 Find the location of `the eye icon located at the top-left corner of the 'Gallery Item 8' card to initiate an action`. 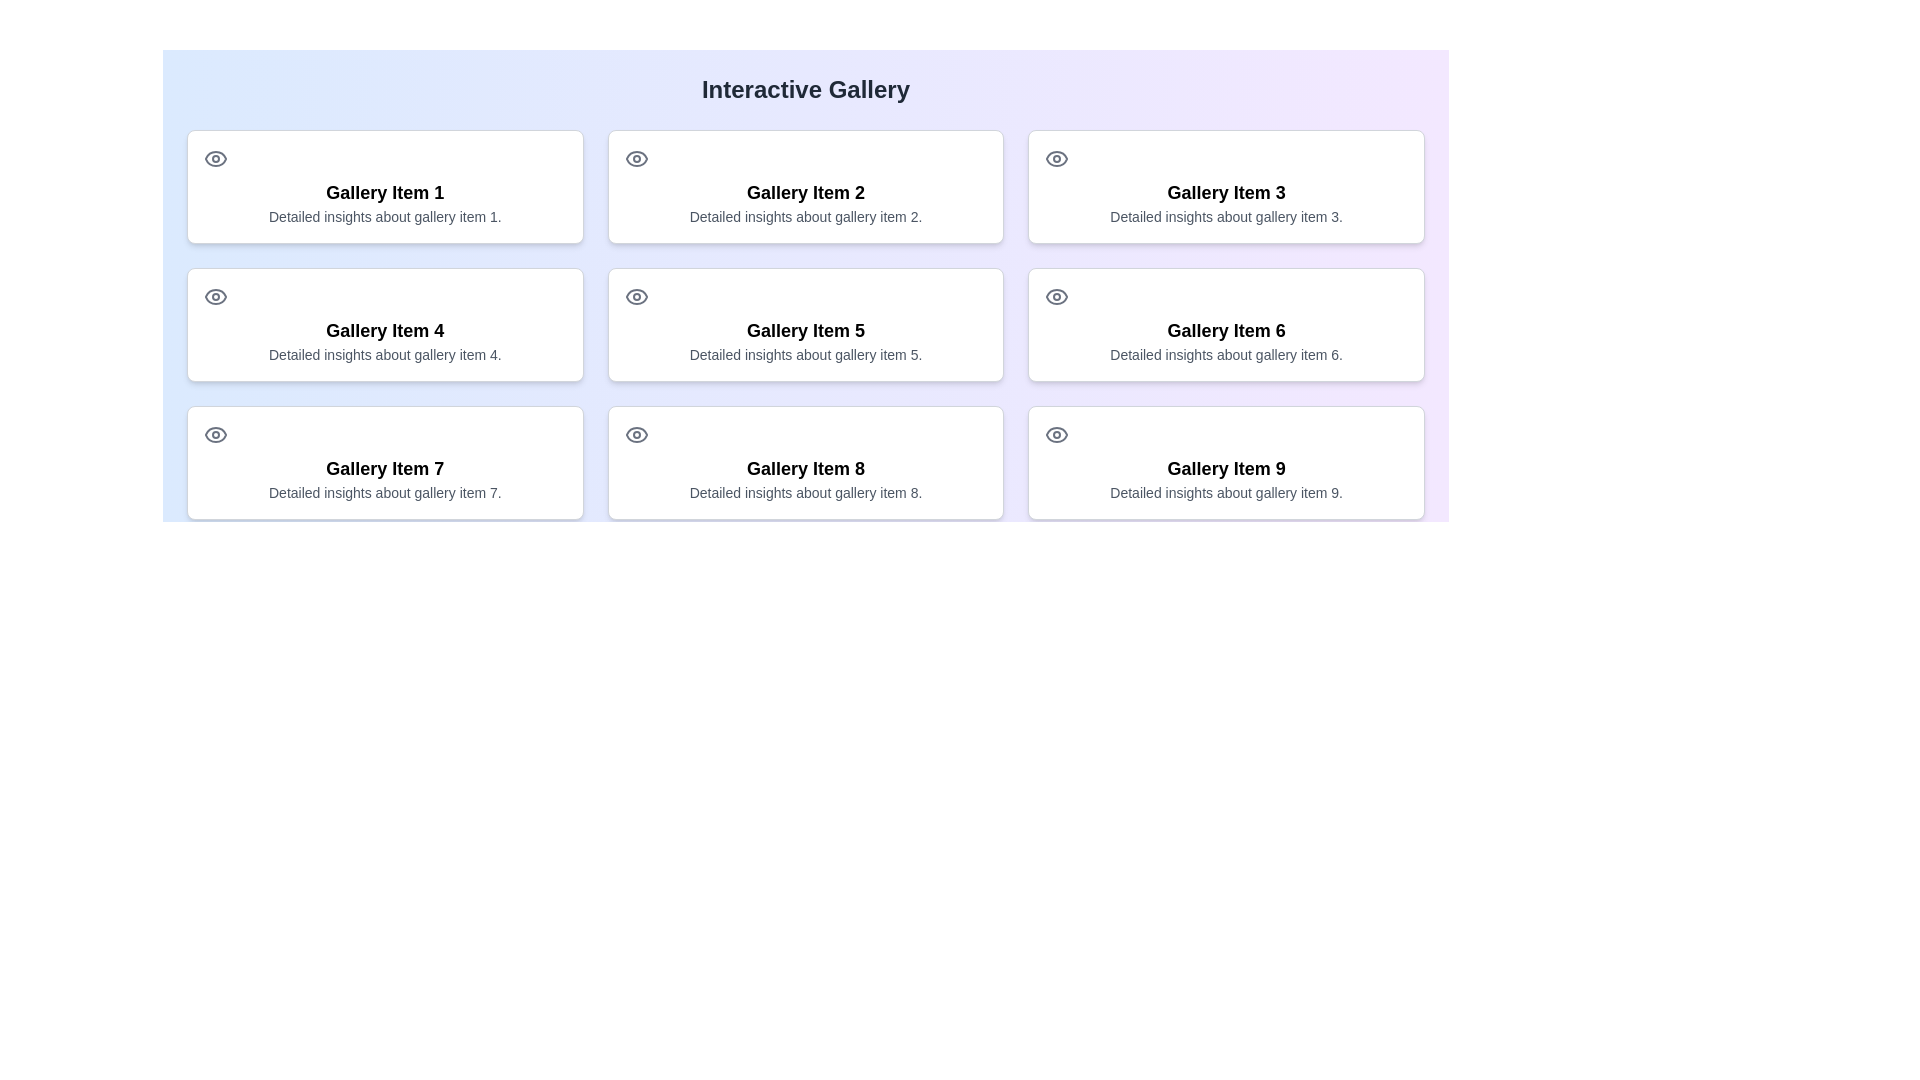

the eye icon located at the top-left corner of the 'Gallery Item 8' card to initiate an action is located at coordinates (635, 434).